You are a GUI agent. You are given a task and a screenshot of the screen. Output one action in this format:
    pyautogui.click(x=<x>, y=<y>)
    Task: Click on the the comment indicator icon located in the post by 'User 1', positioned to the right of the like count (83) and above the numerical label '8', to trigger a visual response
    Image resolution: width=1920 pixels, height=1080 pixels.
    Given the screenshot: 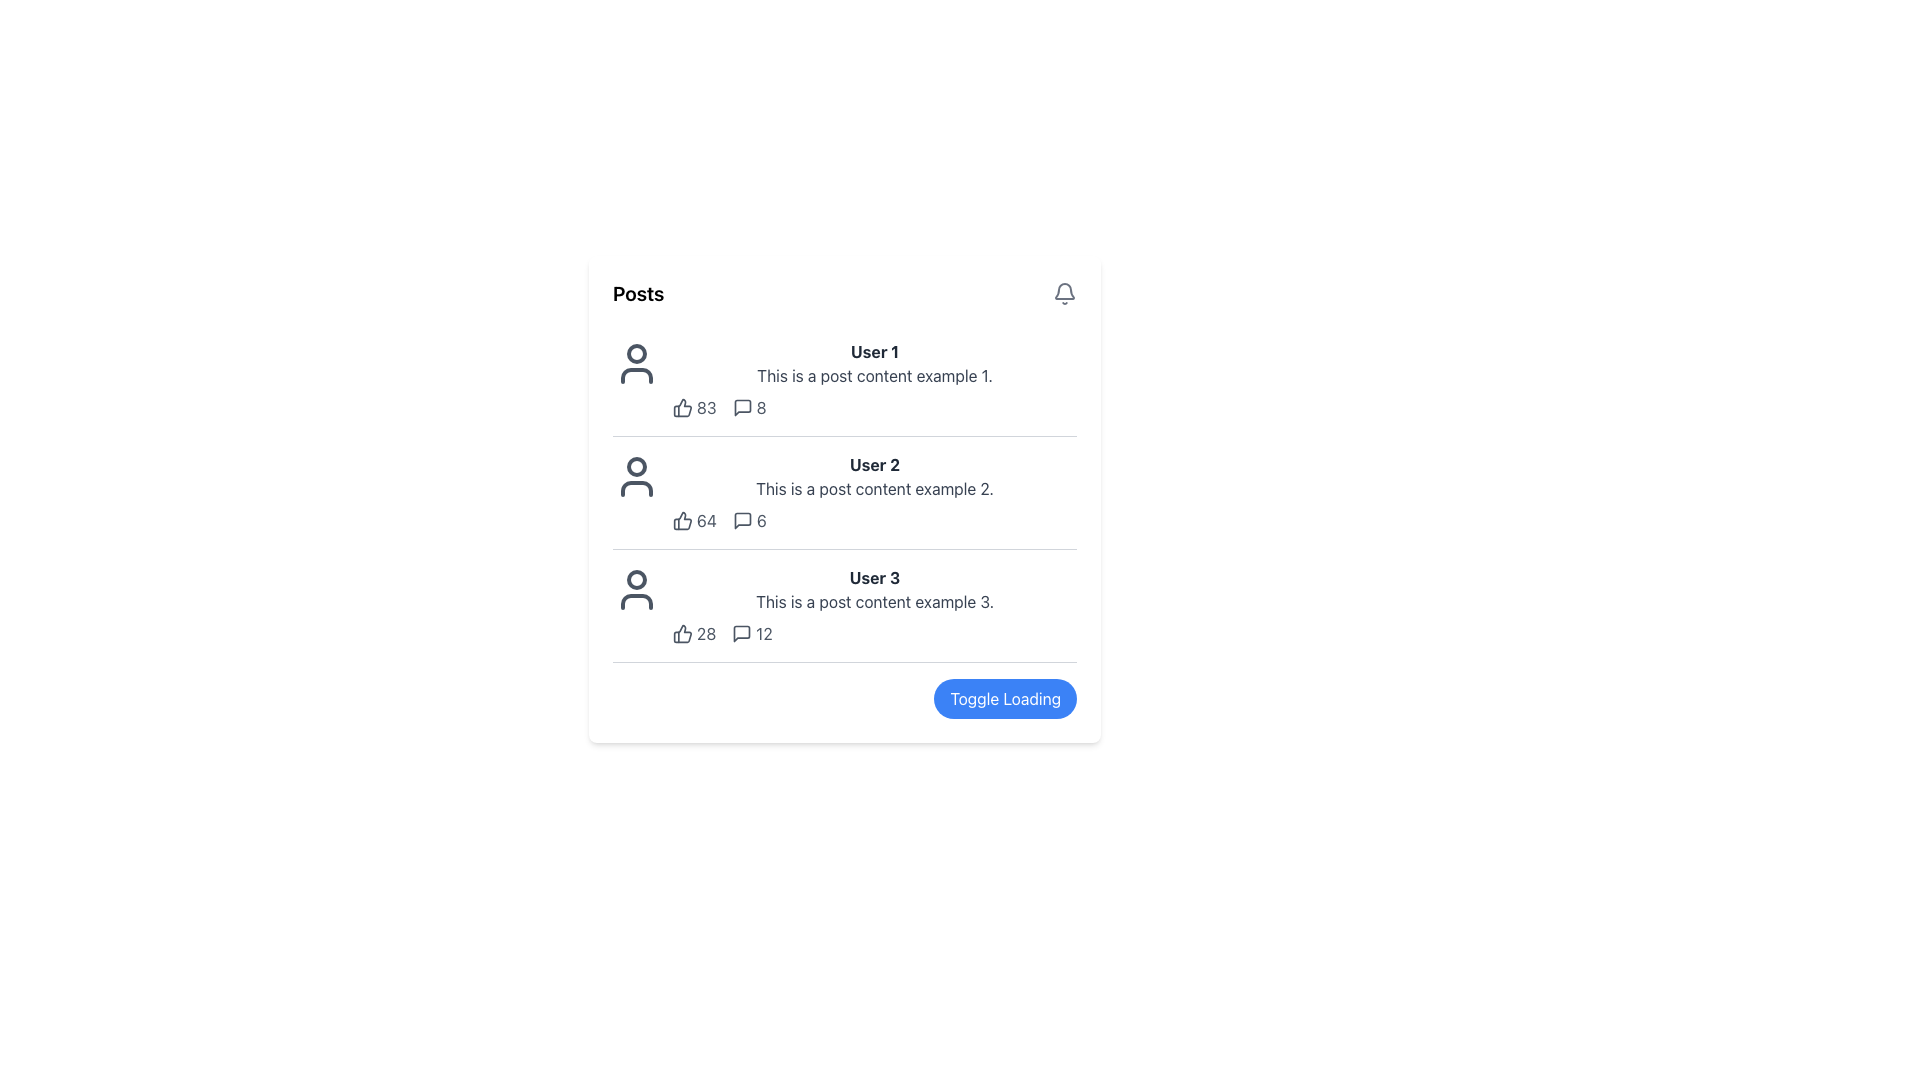 What is the action you would take?
    pyautogui.click(x=741, y=407)
    